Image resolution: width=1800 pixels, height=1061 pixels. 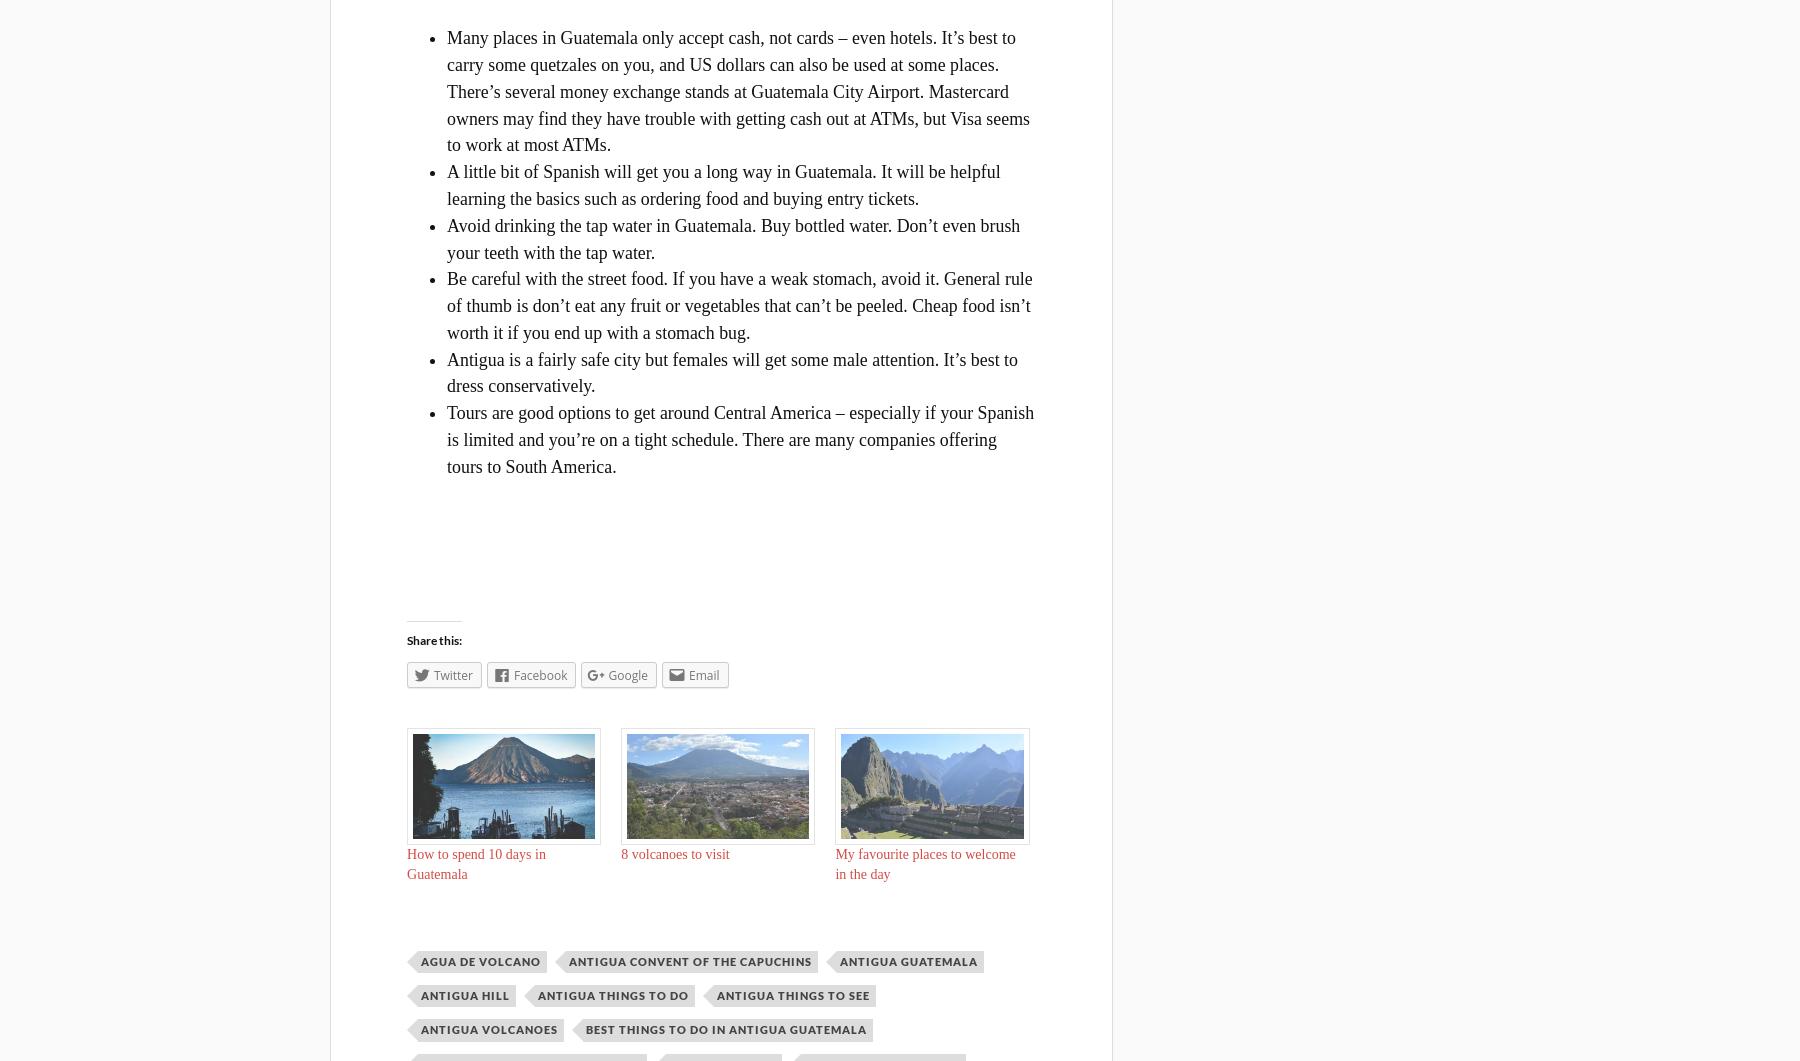 What do you see at coordinates (715, 994) in the screenshot?
I see `'antigua things to see'` at bounding box center [715, 994].